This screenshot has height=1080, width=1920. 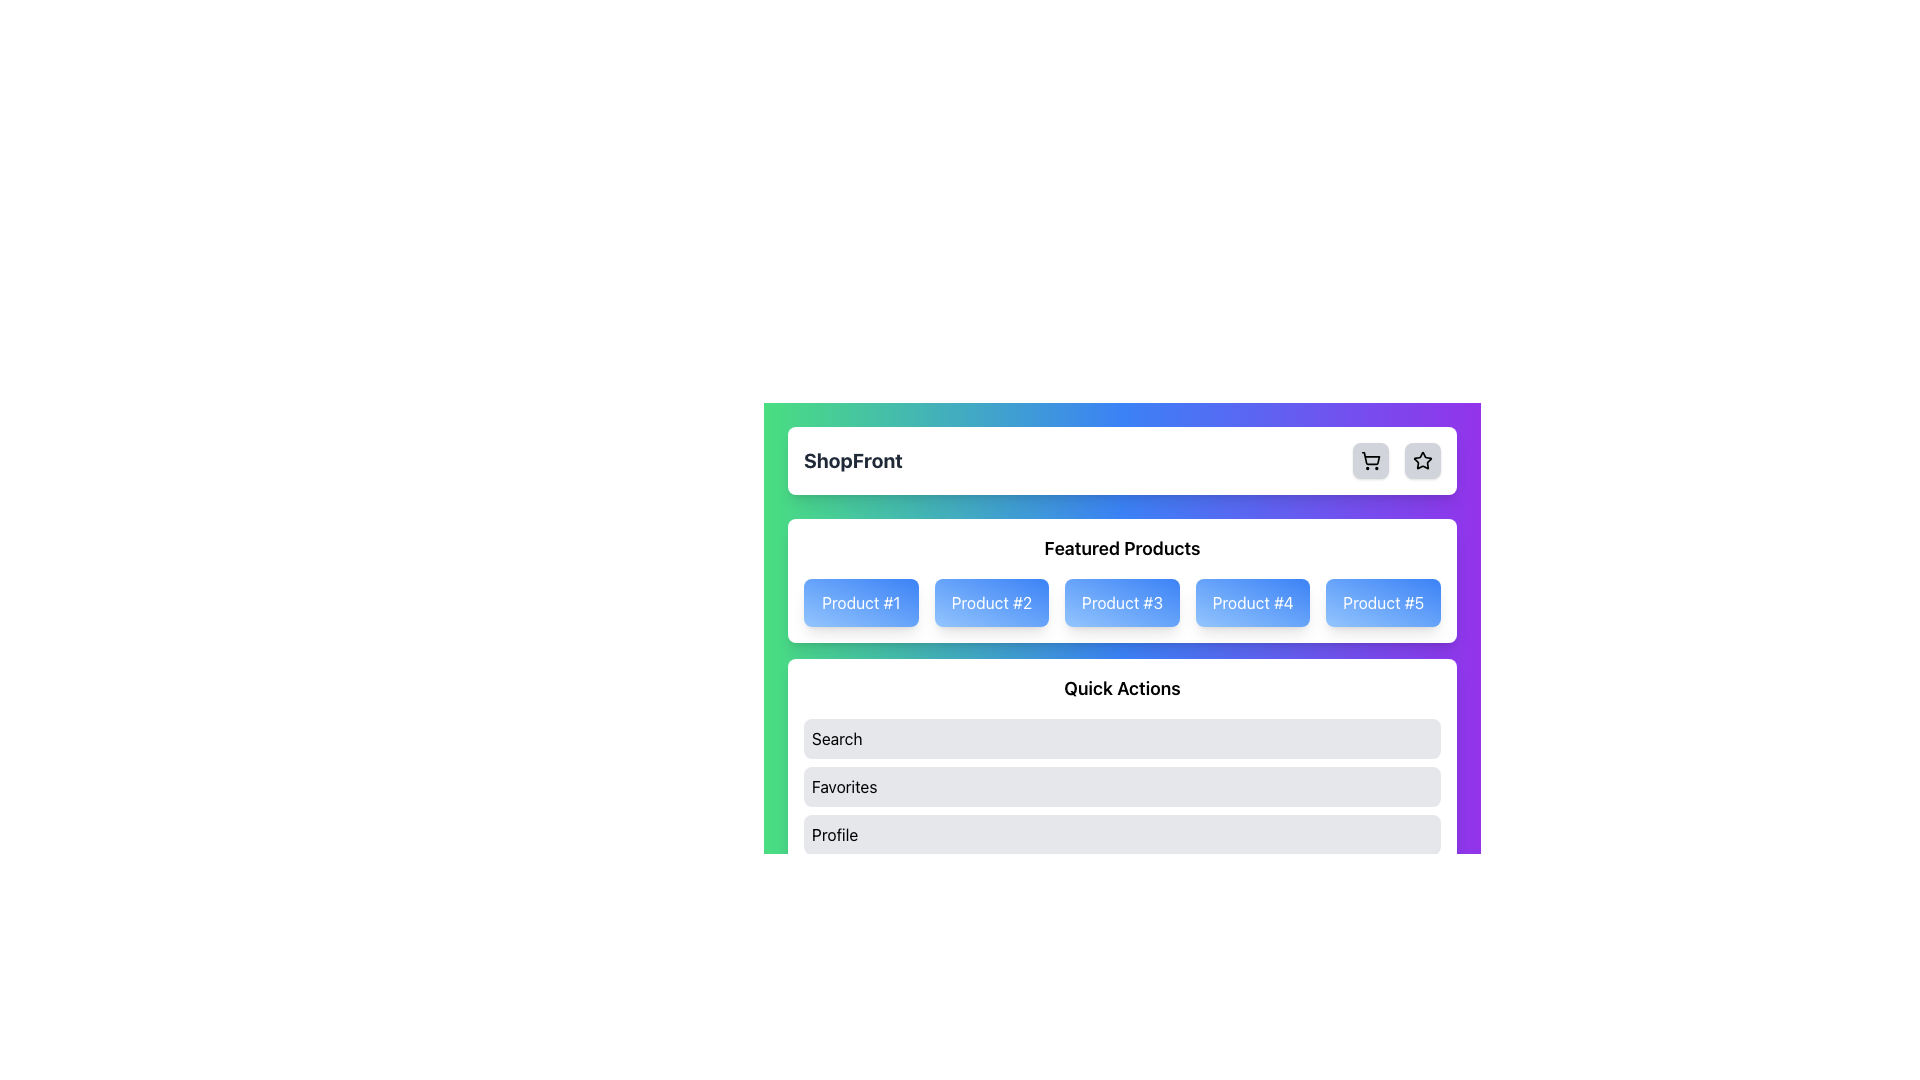 What do you see at coordinates (1421, 461) in the screenshot?
I see `the star icon in the top-right corner of the interface to mark an item as a favorite` at bounding box center [1421, 461].